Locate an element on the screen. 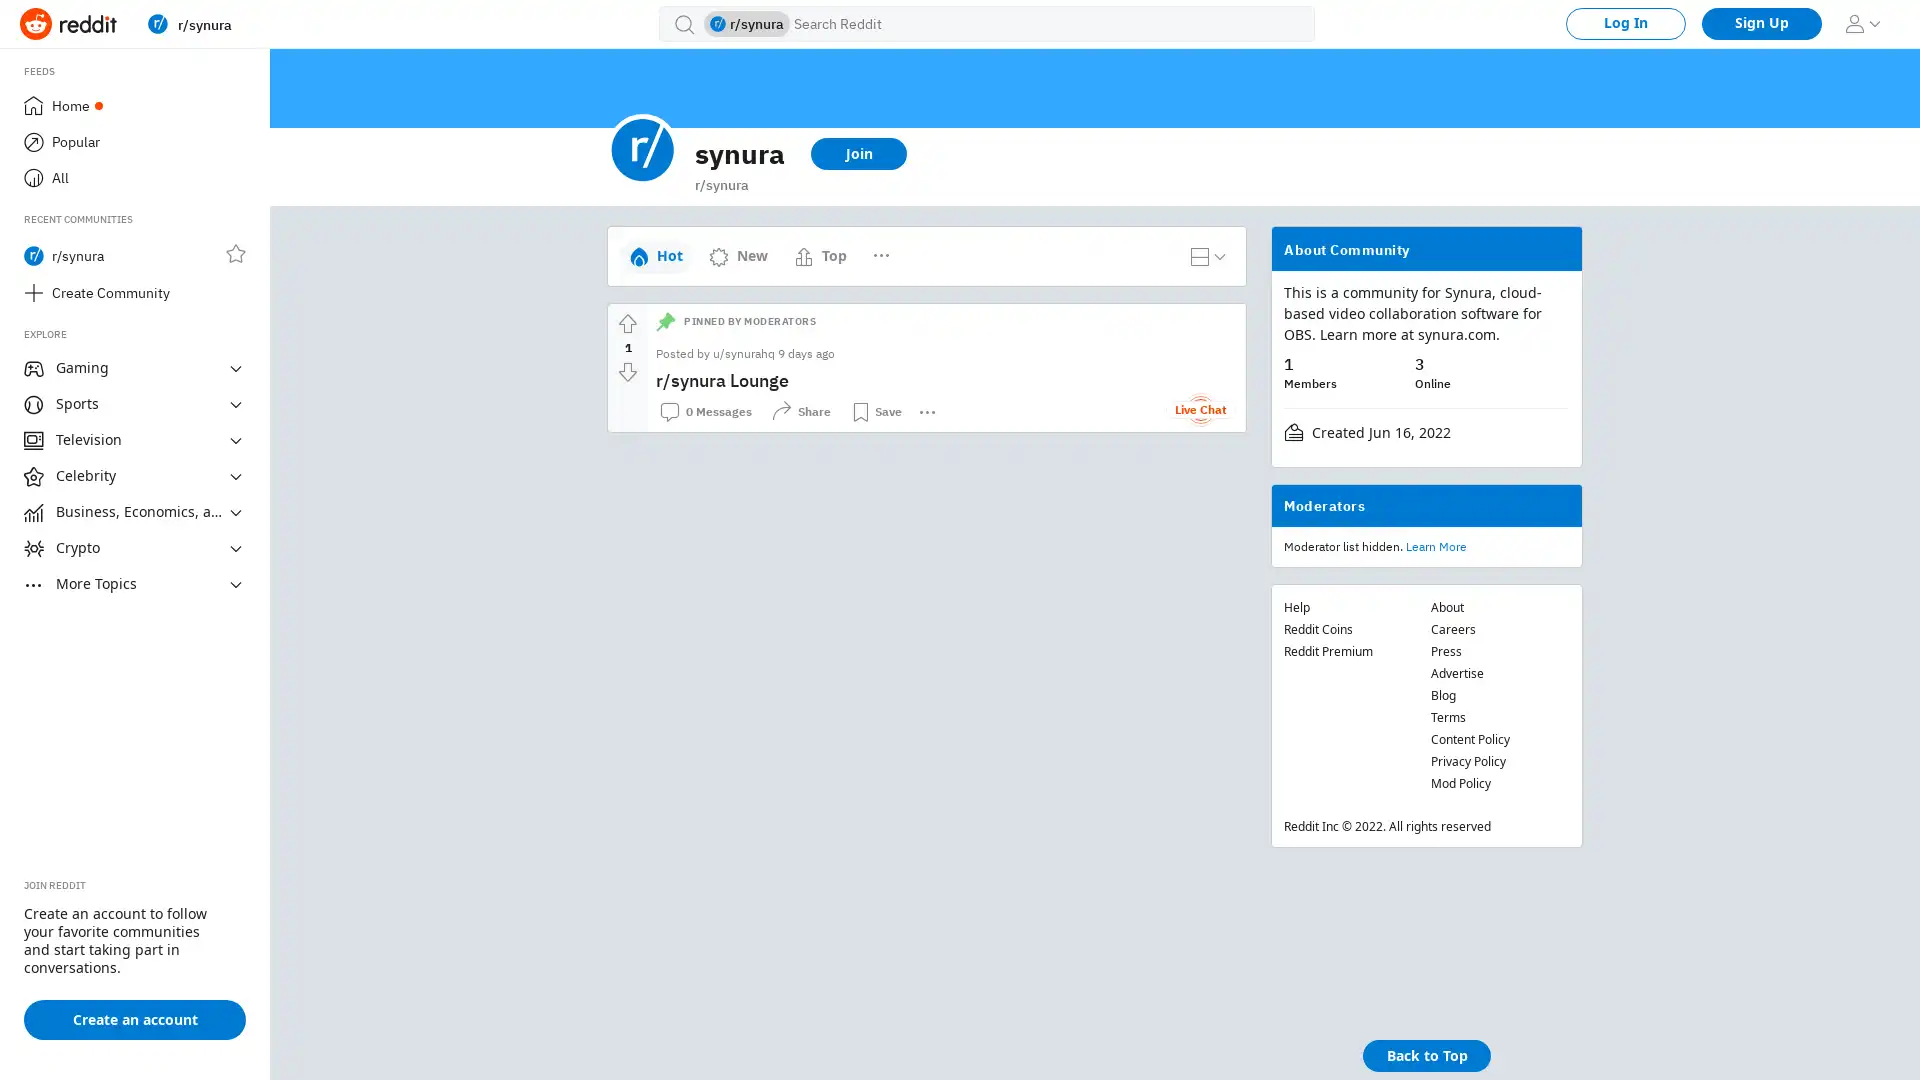 This screenshot has width=1920, height=1080. Hot is located at coordinates (656, 254).